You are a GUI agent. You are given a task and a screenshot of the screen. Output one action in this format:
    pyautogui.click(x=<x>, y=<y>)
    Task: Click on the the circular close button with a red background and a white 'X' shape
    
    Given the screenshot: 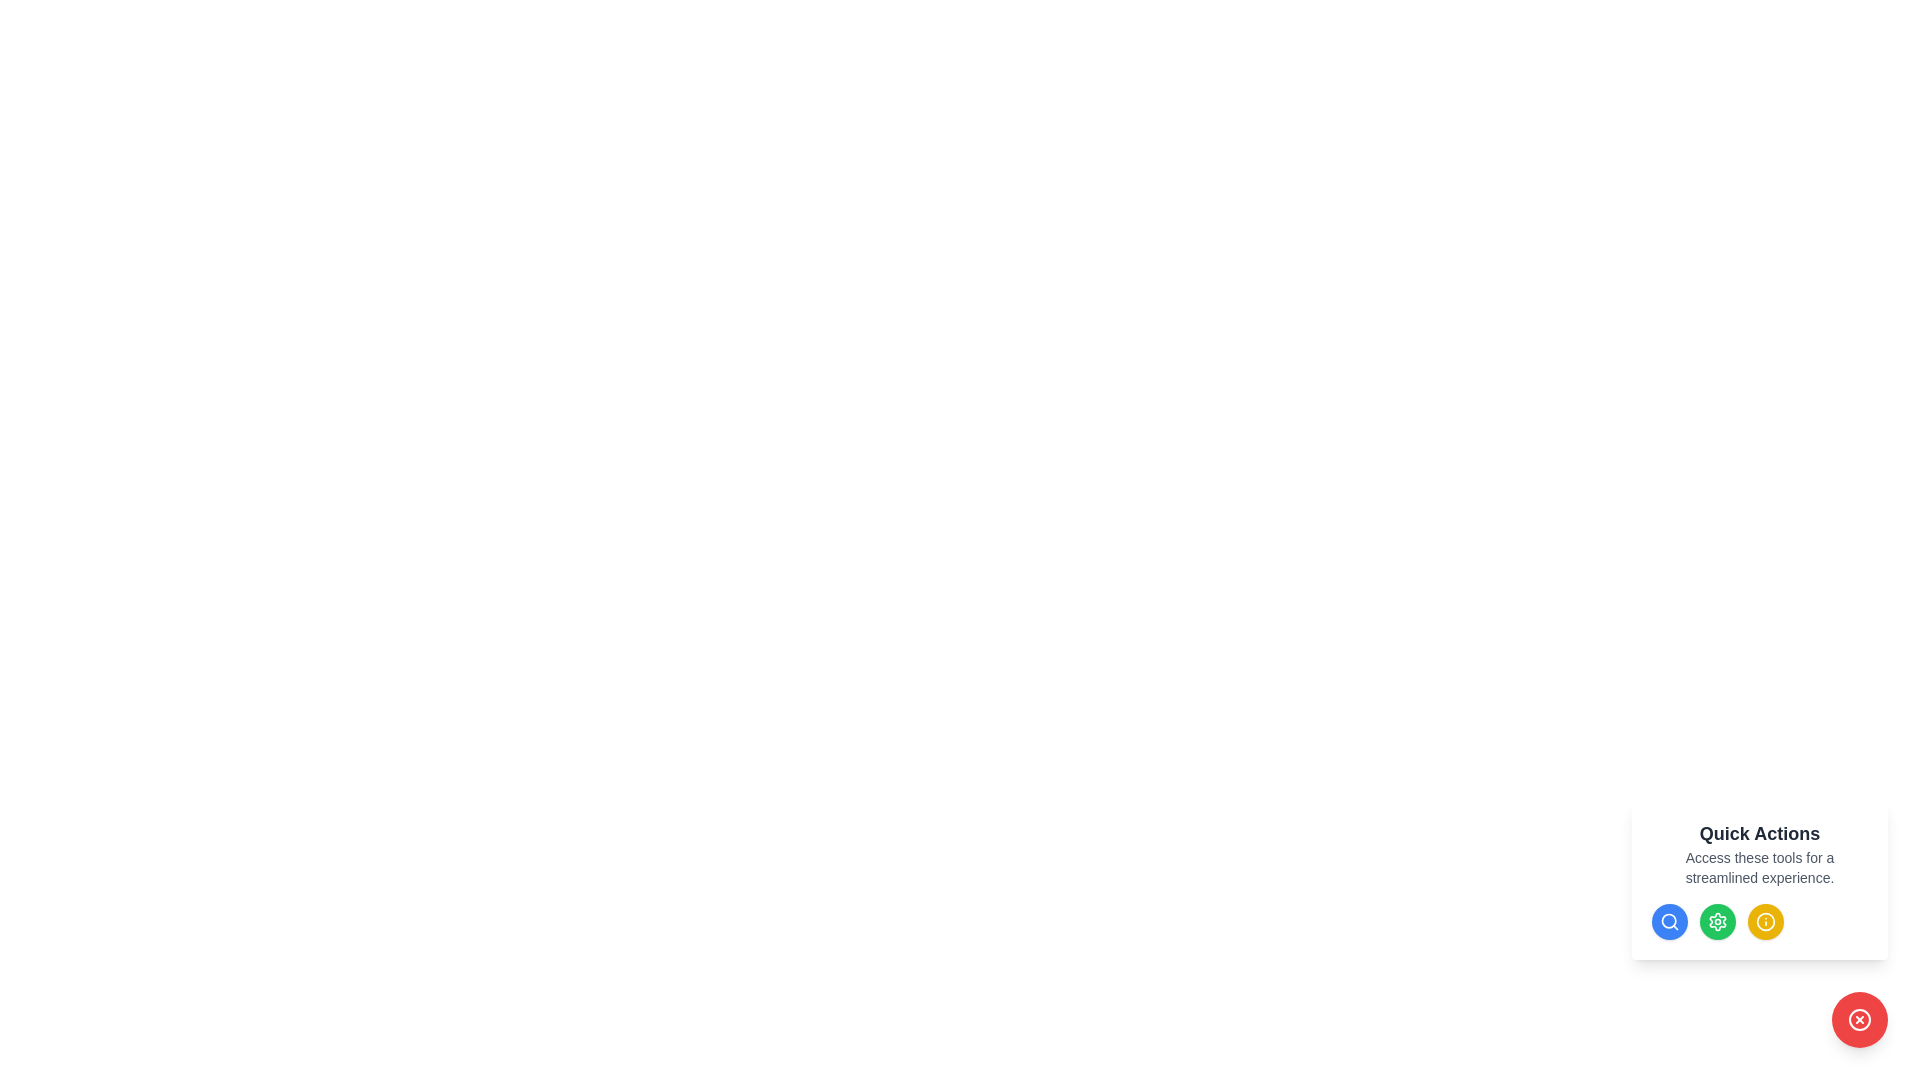 What is the action you would take?
    pyautogui.click(x=1859, y=1019)
    